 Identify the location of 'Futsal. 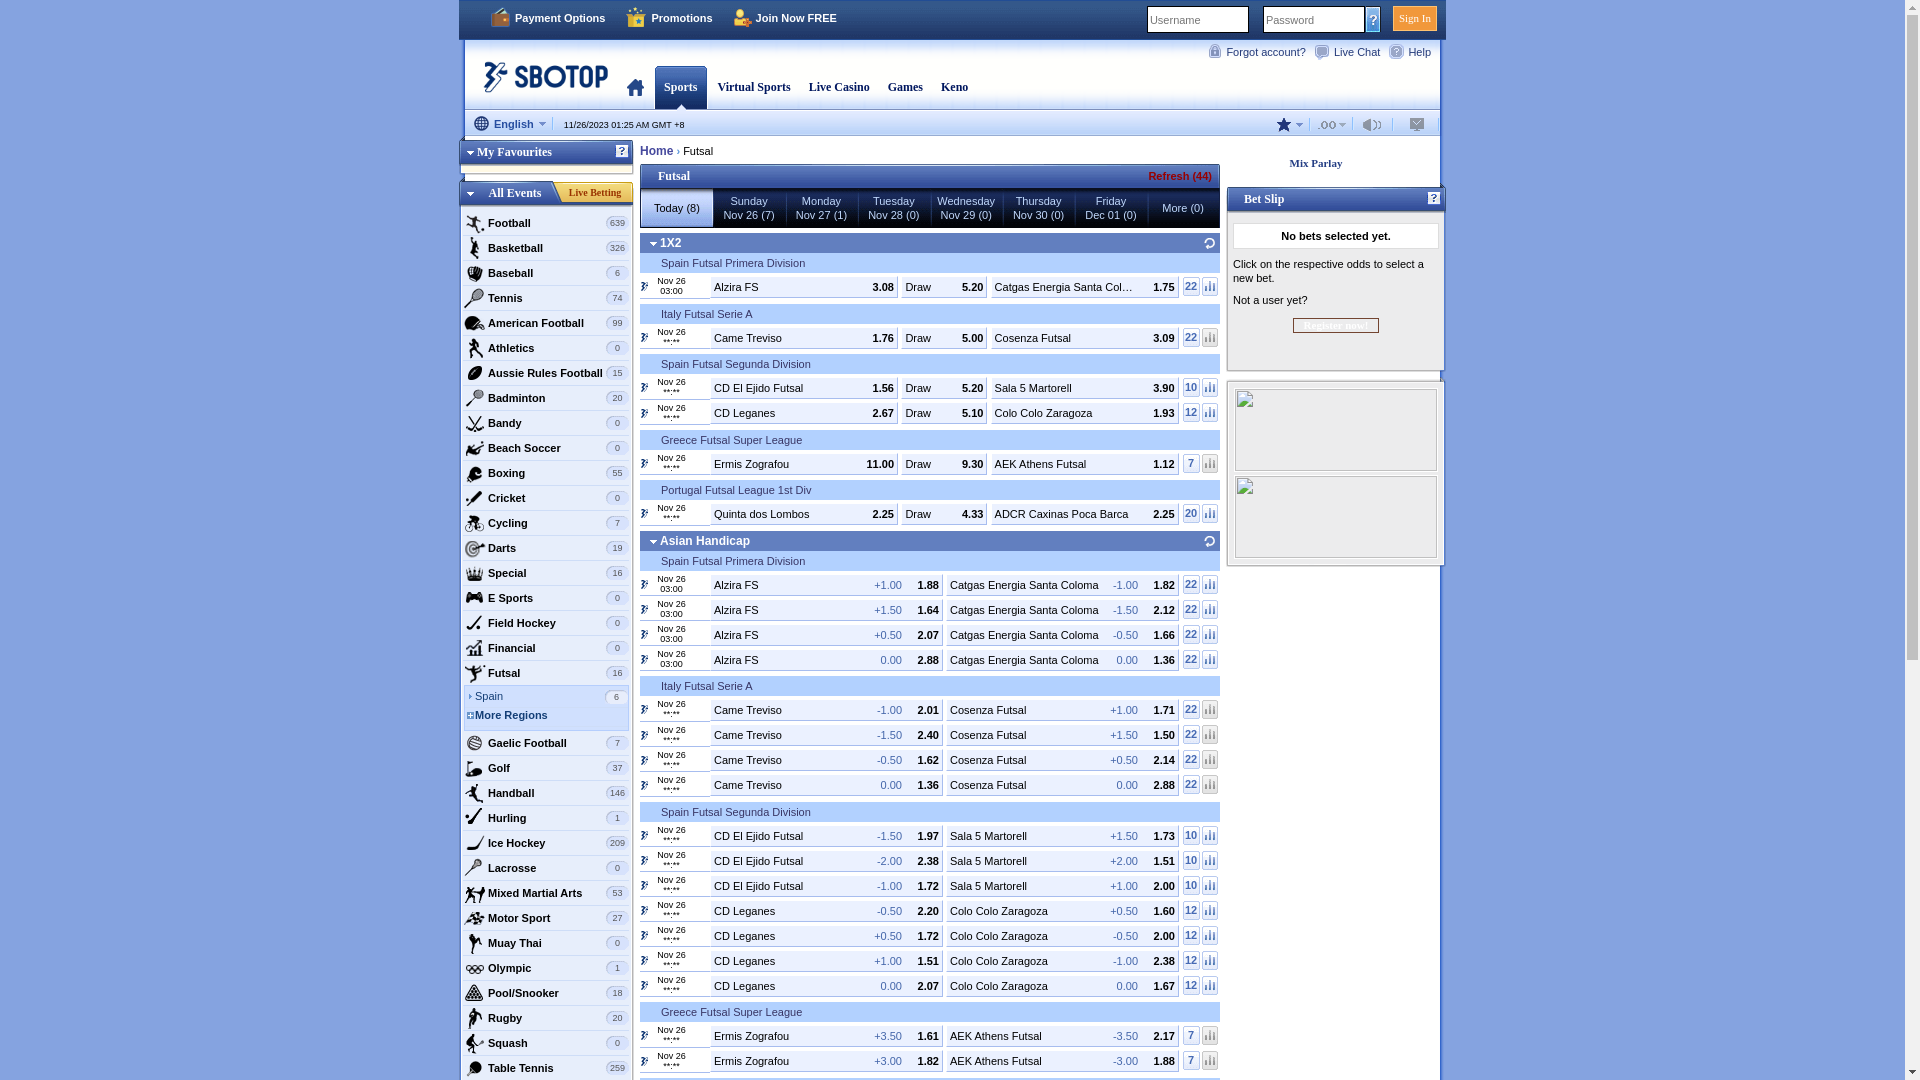
(546, 672).